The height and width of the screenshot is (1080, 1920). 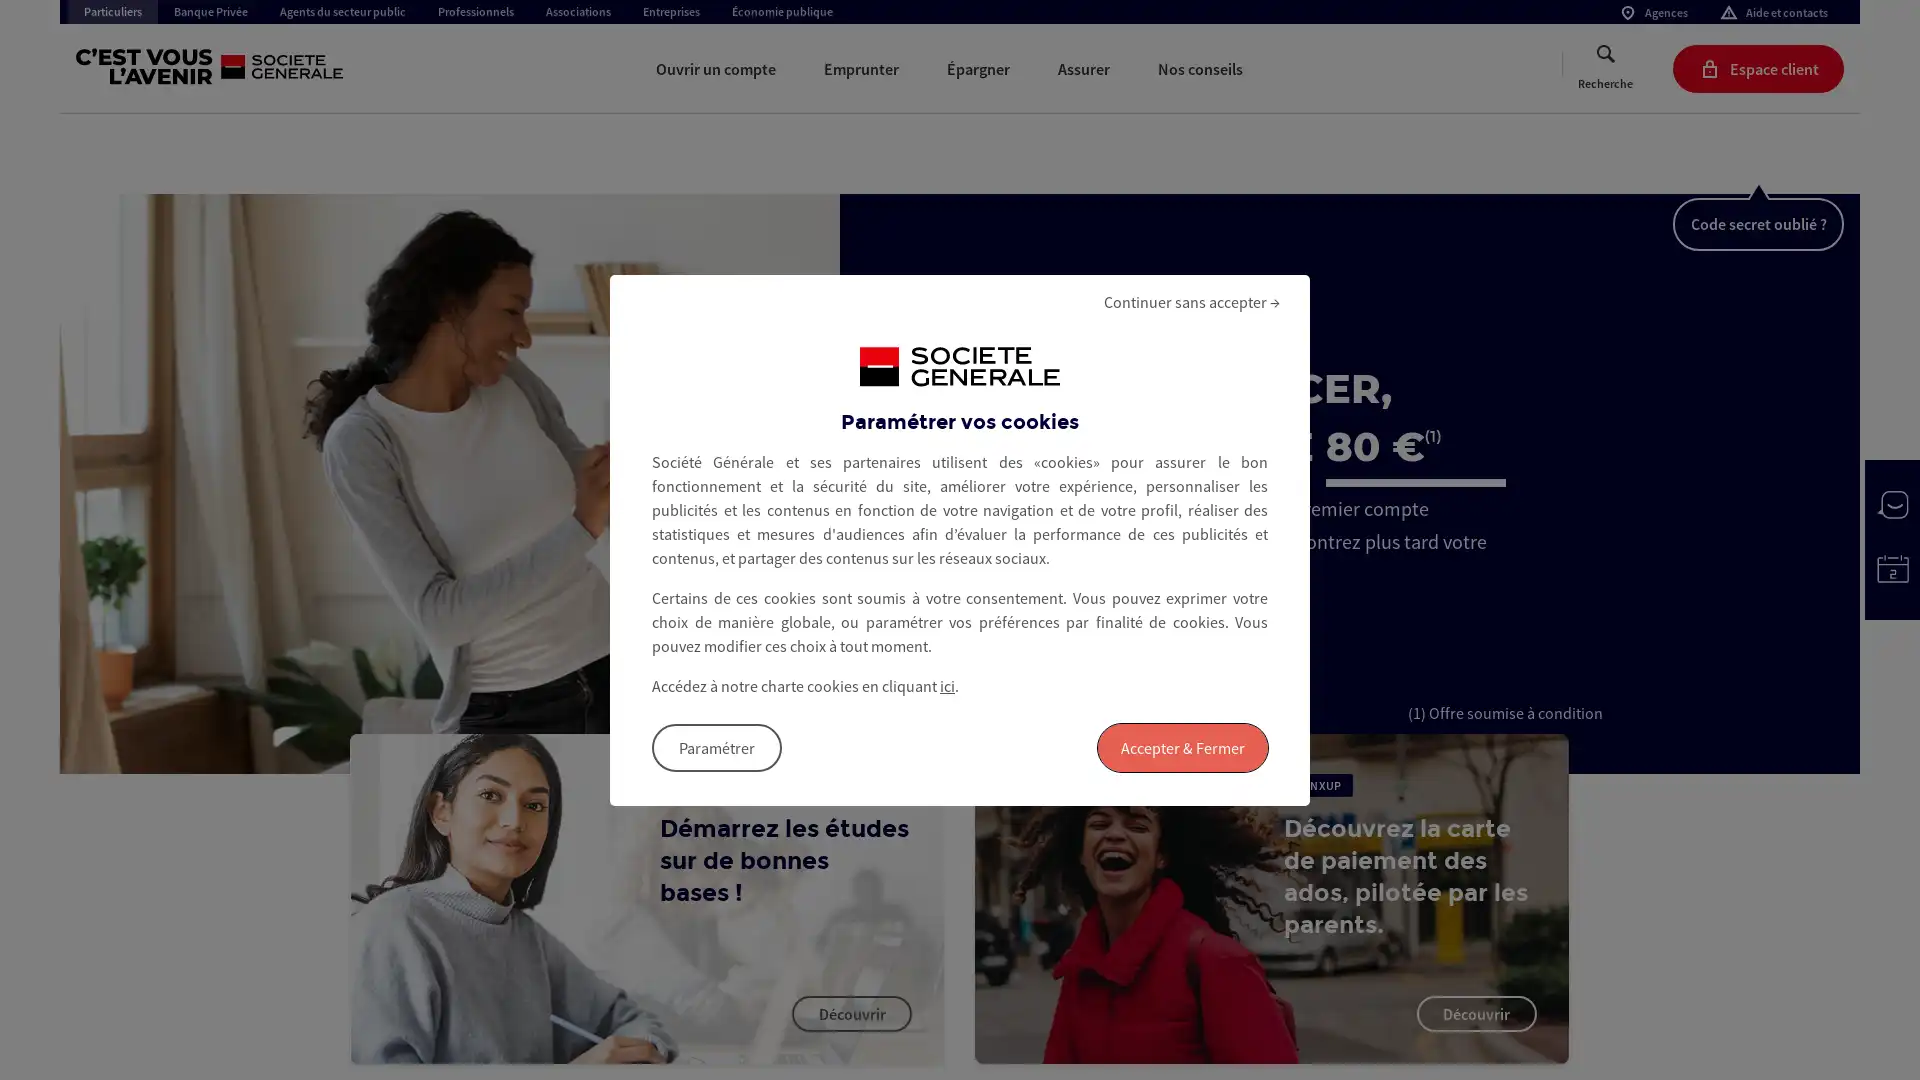 I want to click on Recherche, so click(x=1605, y=67).